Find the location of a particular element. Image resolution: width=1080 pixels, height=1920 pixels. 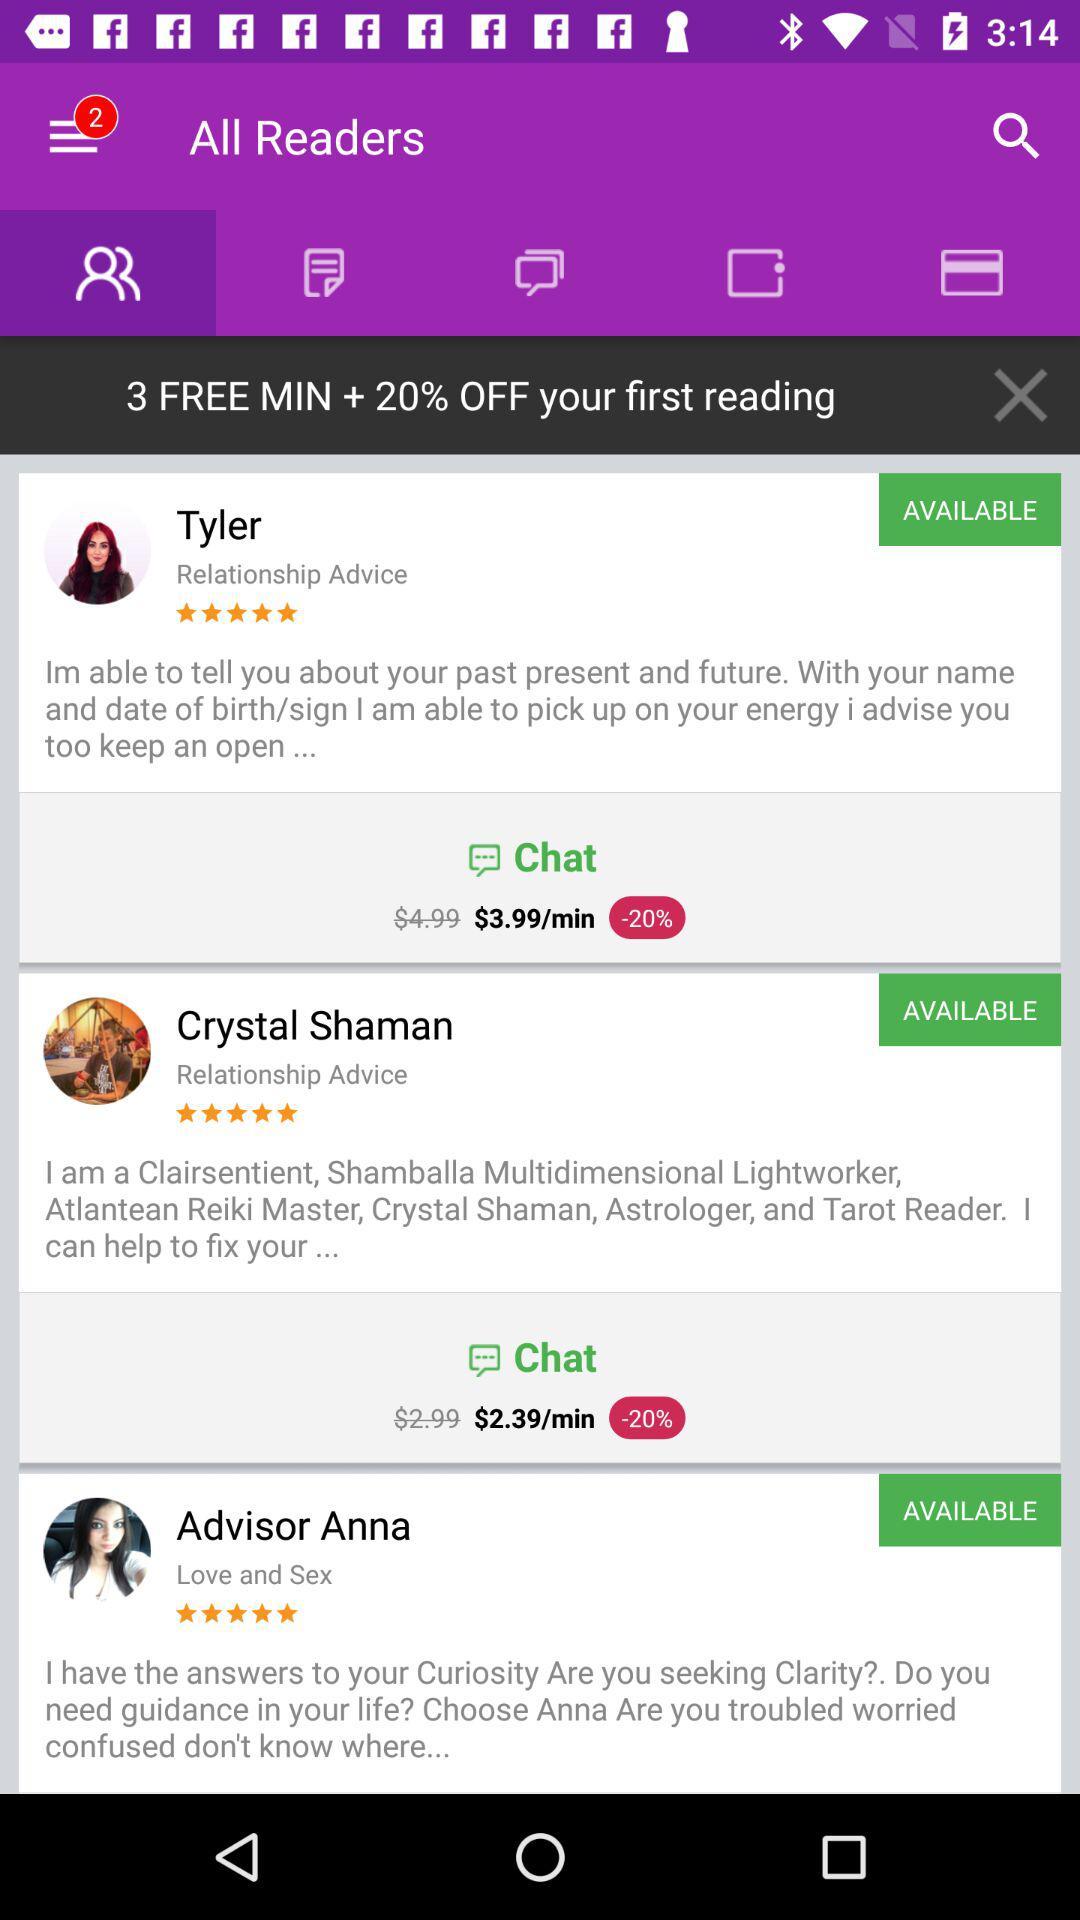

the icon above the available item is located at coordinates (1020, 395).